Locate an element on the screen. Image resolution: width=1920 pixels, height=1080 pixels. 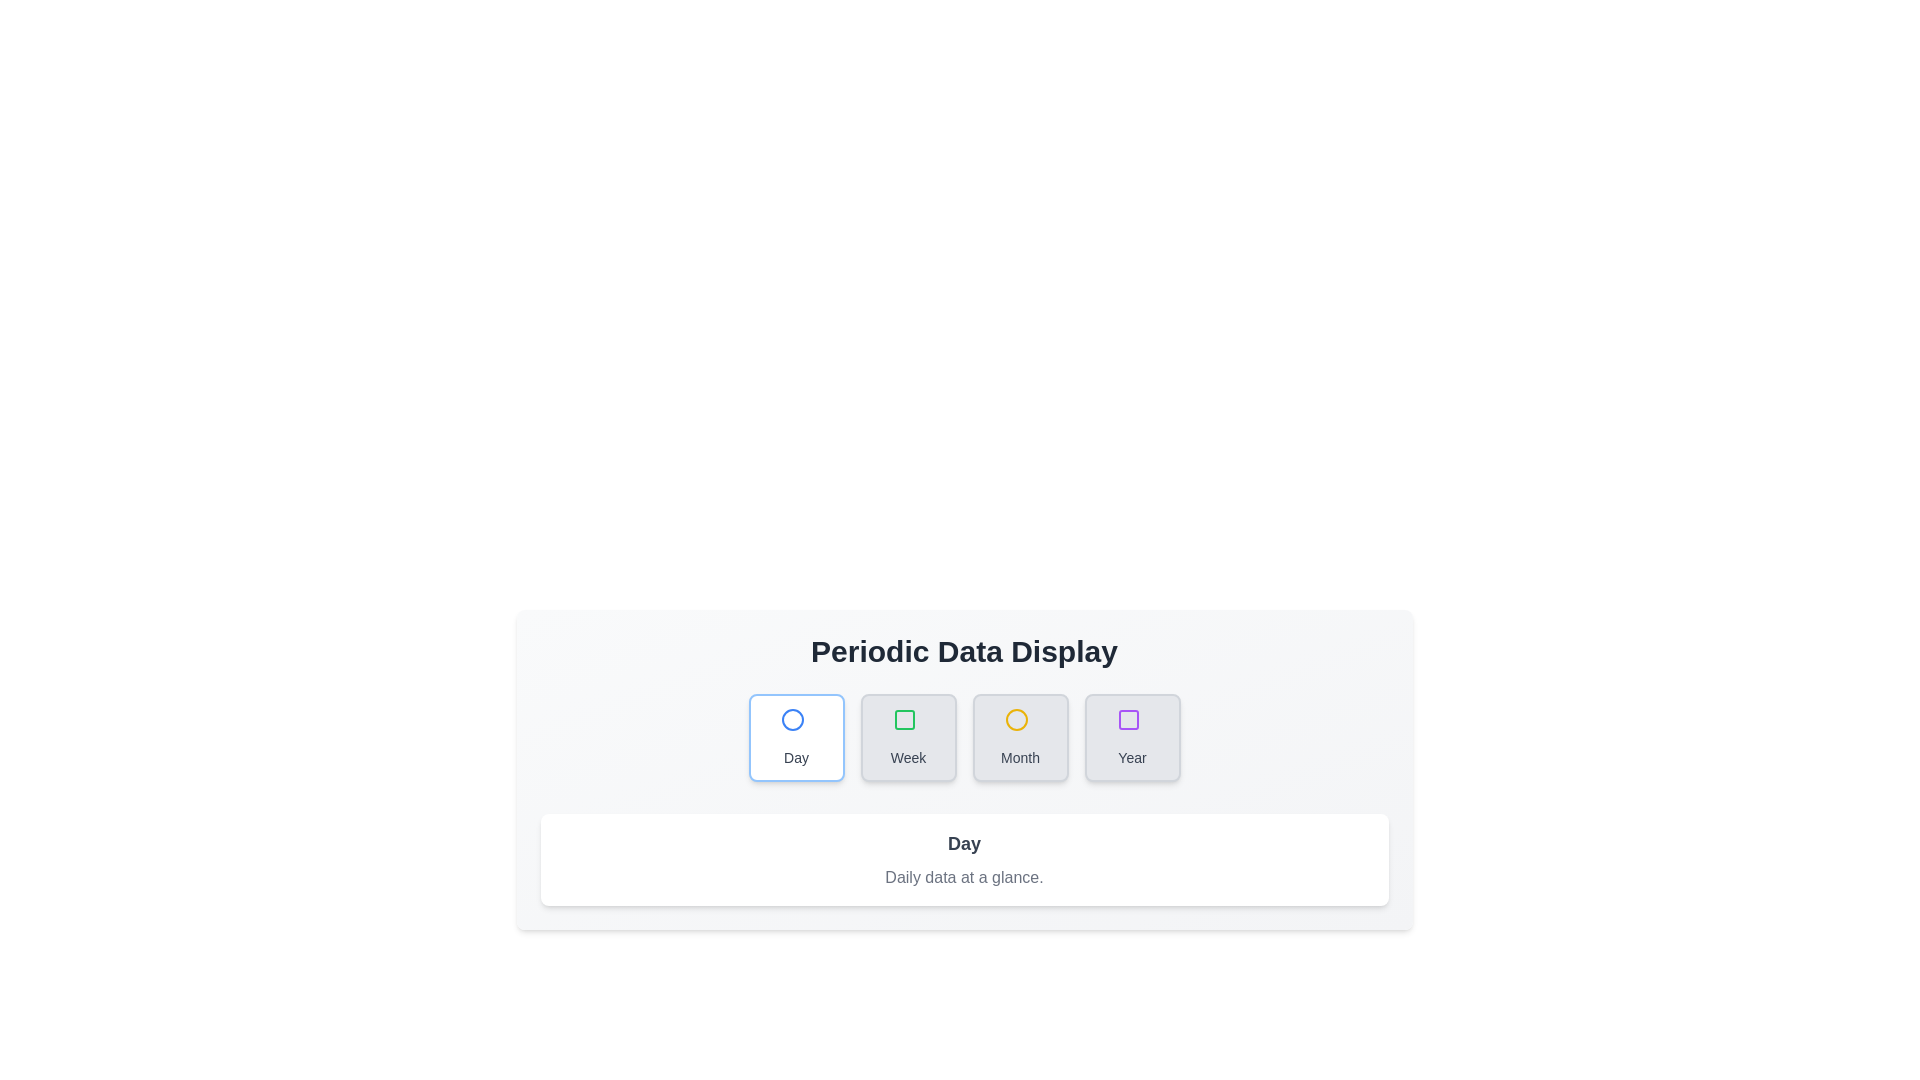
the SVG circle element representing the 'Day' option in the selection menu, which is part of a four-button group below 'Periodic Data Display' is located at coordinates (791, 720).